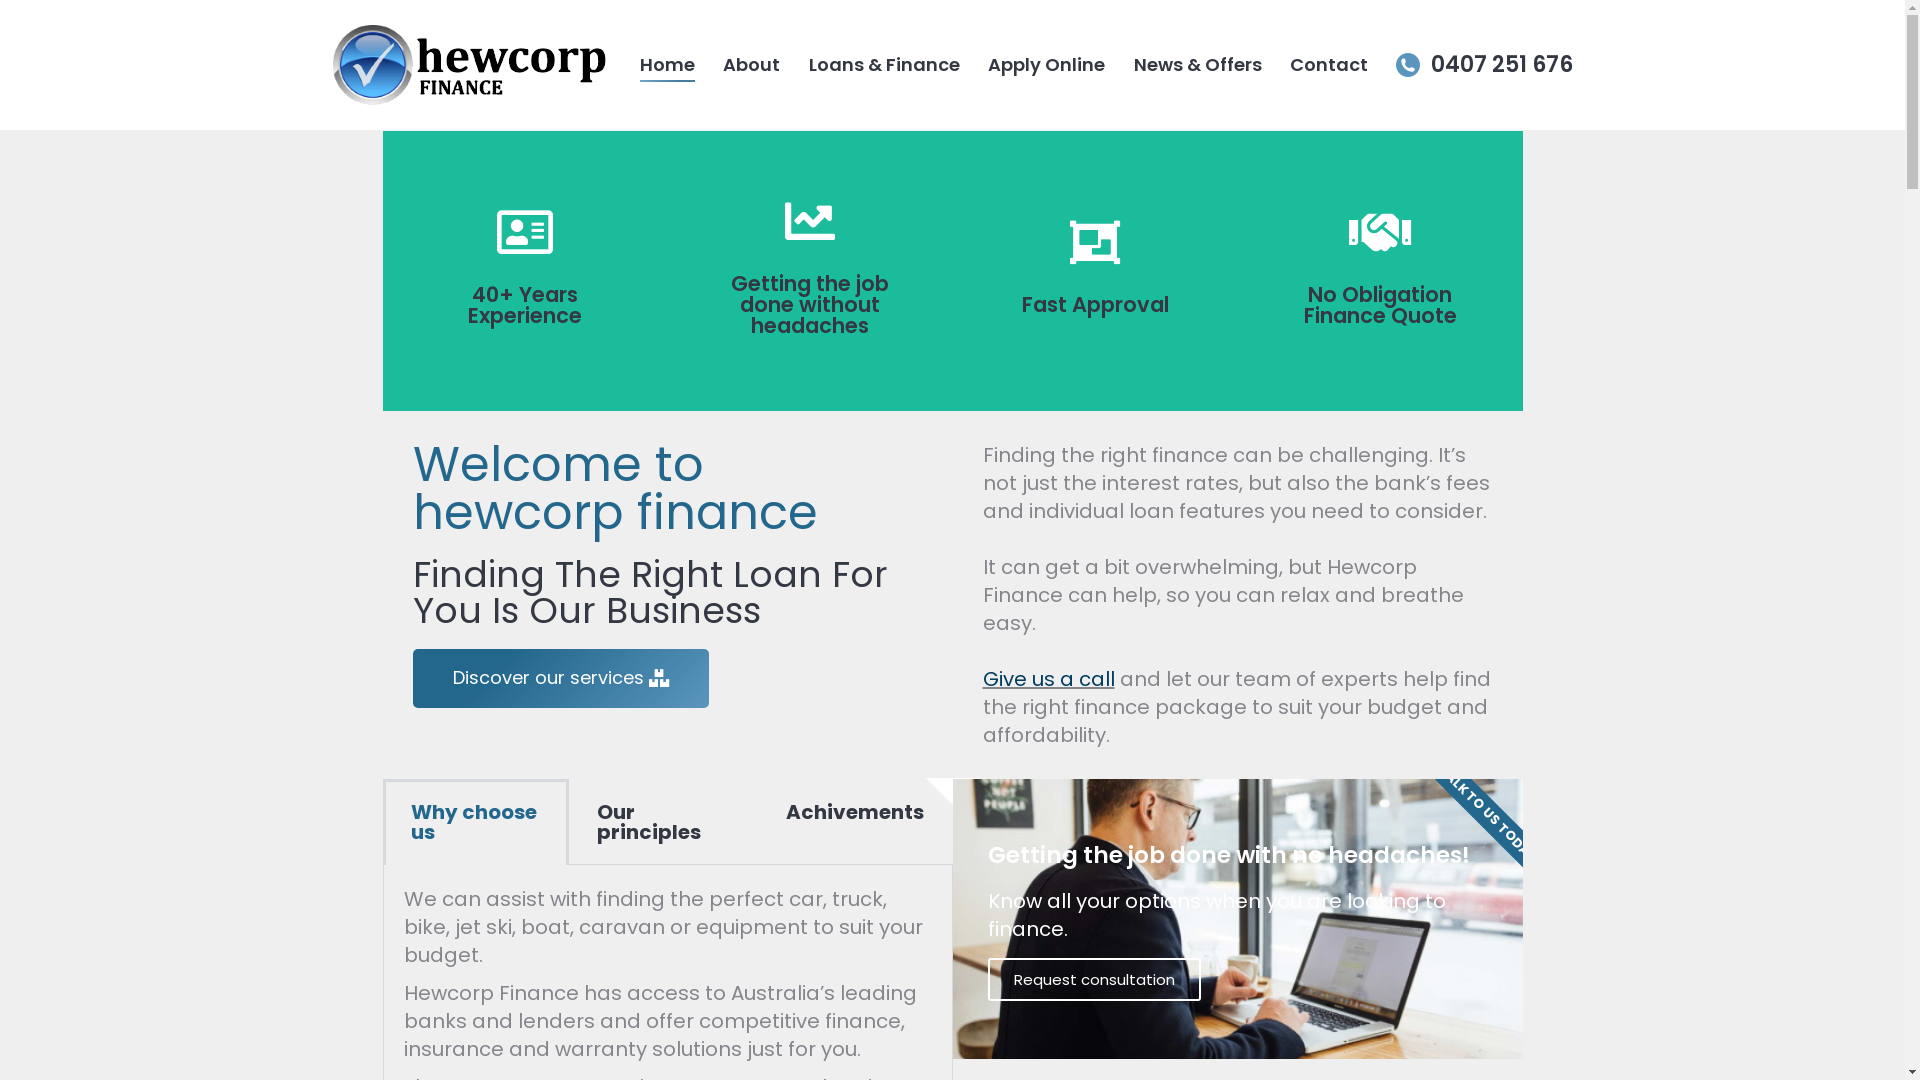 The width and height of the screenshot is (1920, 1080). Describe the element at coordinates (1483, 64) in the screenshot. I see `'0407 251 676'` at that location.